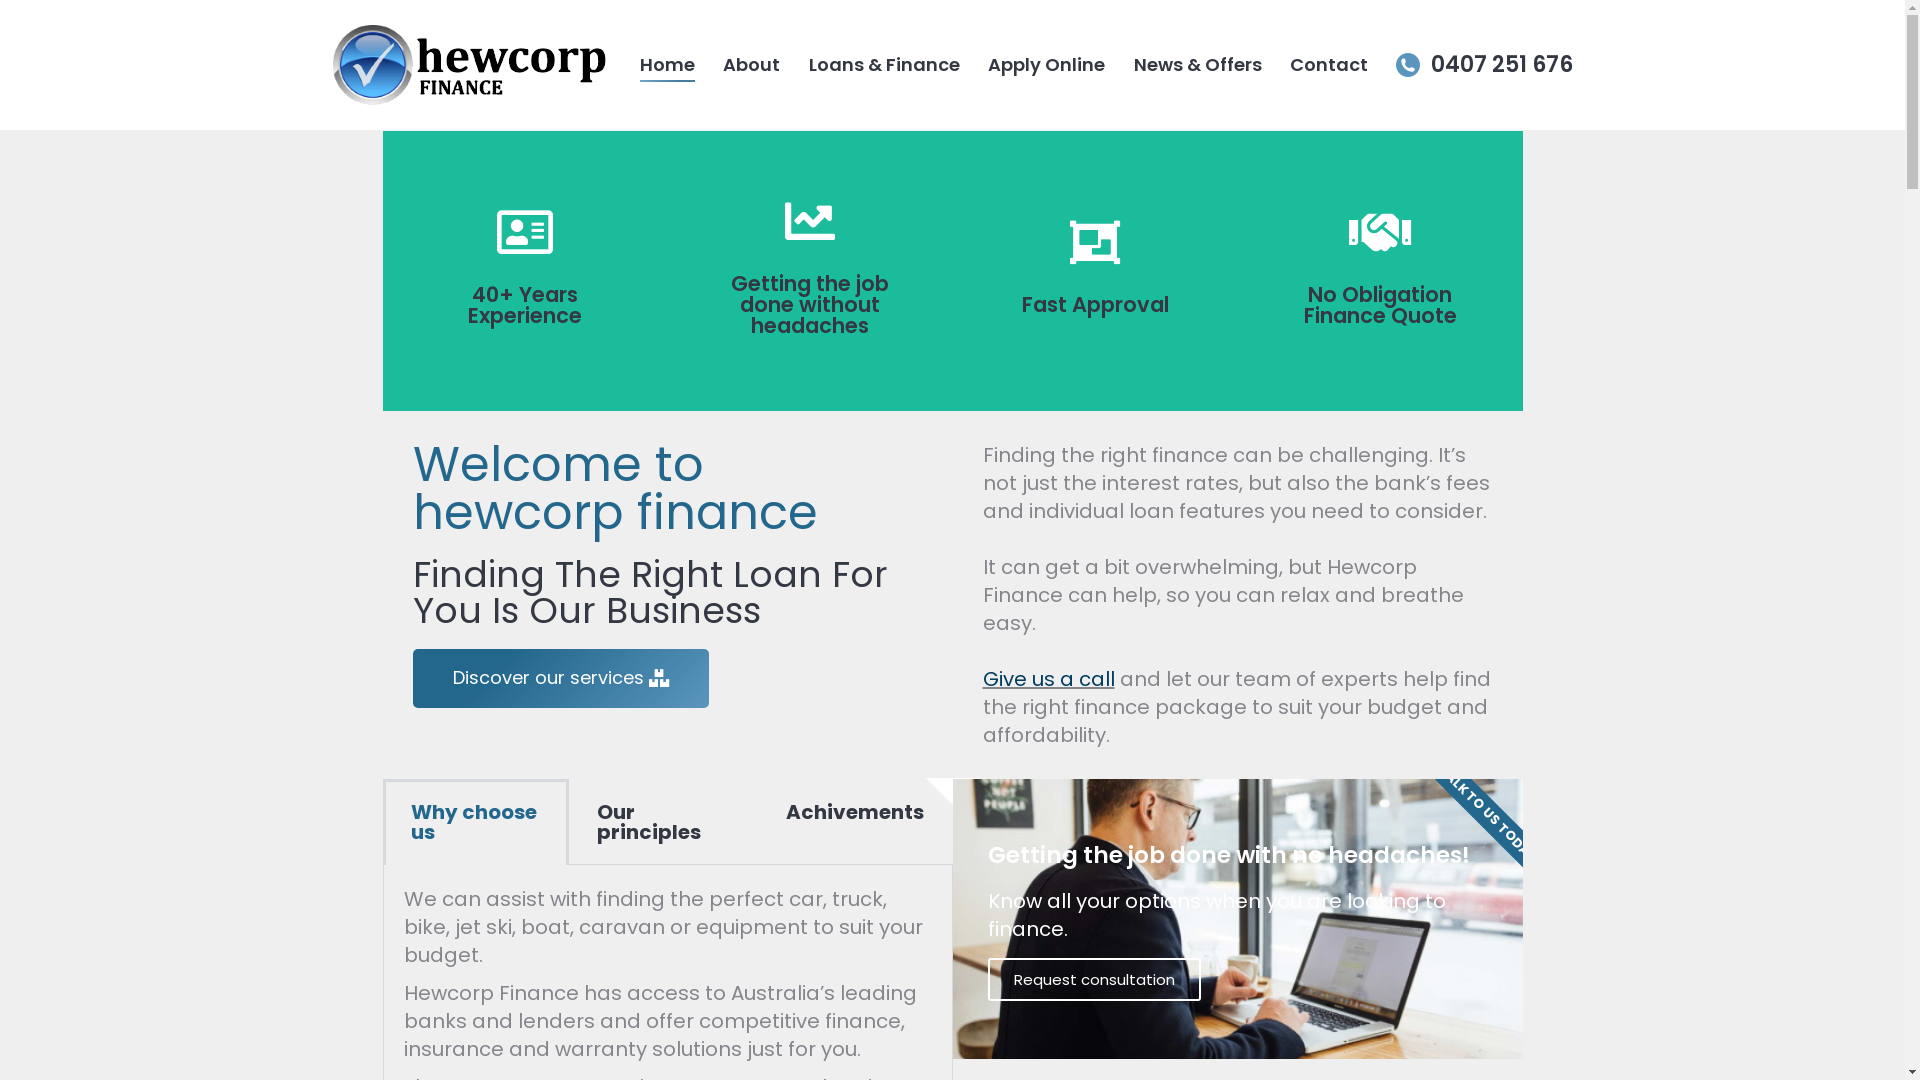 The width and height of the screenshot is (1920, 1080). Describe the element at coordinates (1483, 64) in the screenshot. I see `'0407 251 676'` at that location.